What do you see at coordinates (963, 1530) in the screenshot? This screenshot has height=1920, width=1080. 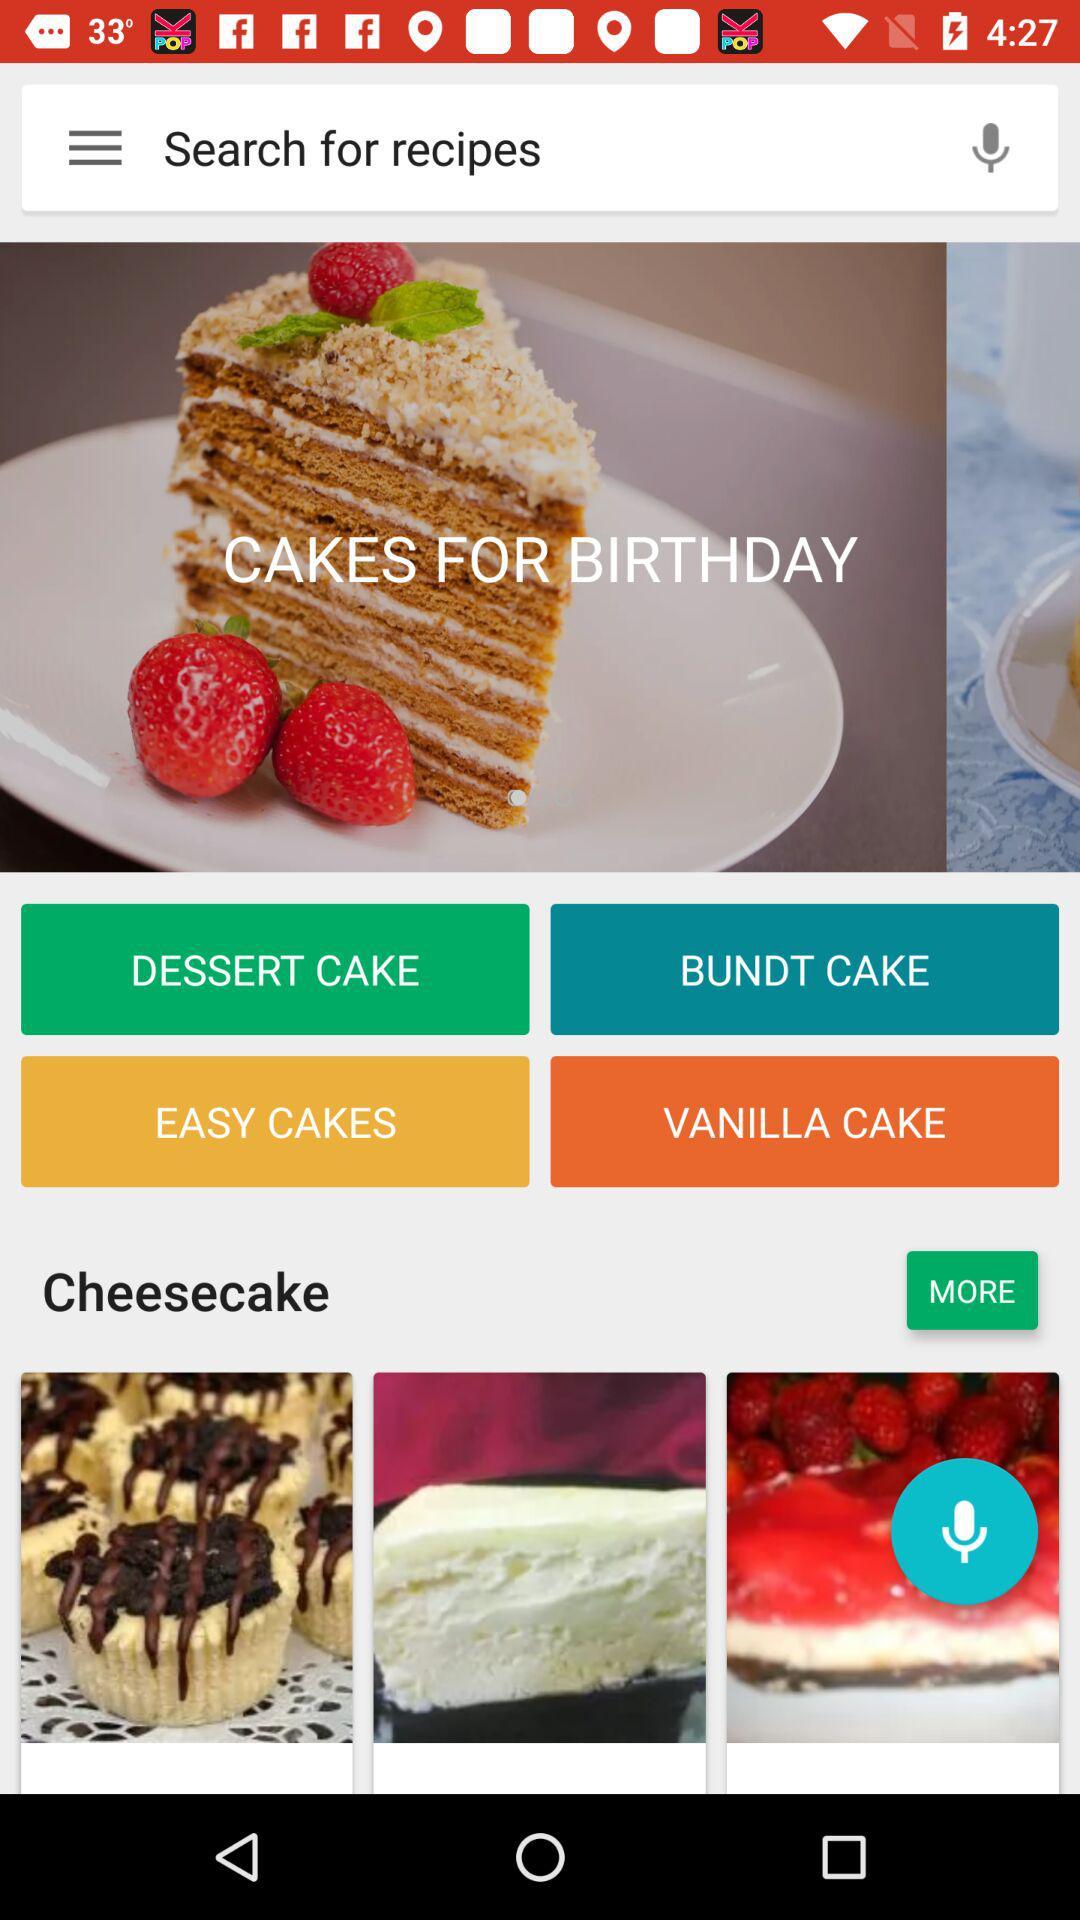 I see `the microphone icon` at bounding box center [963, 1530].